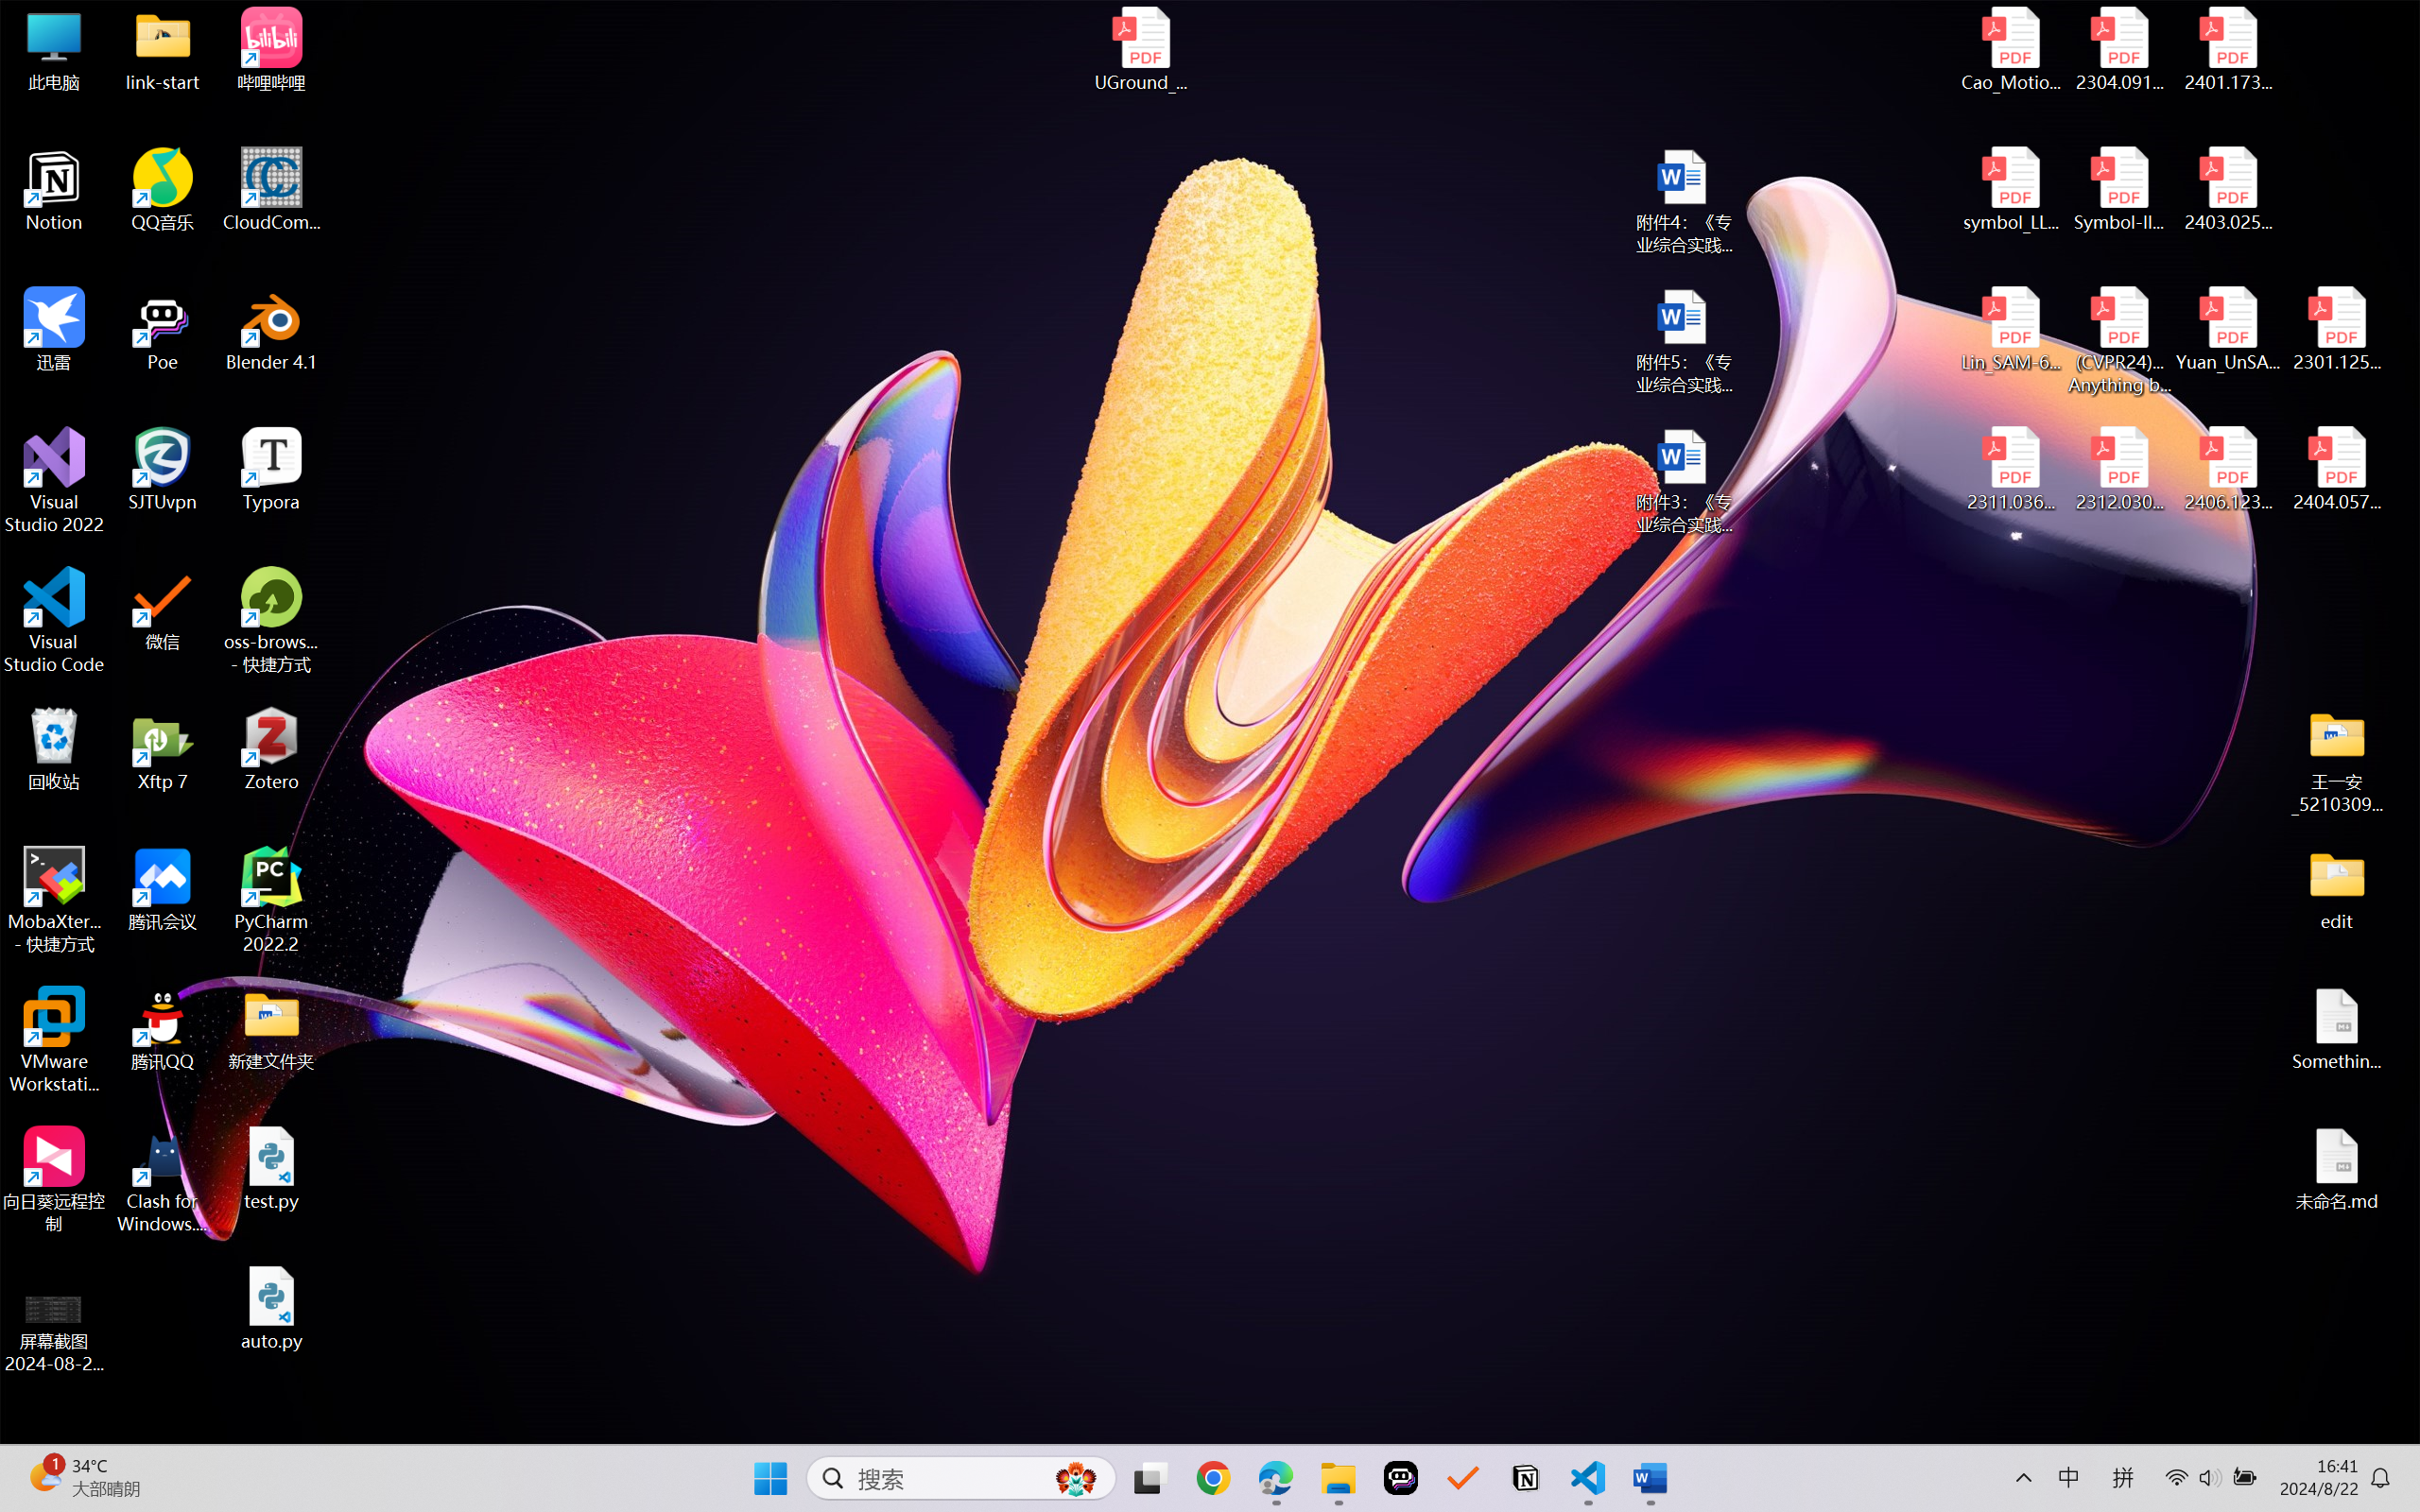 Image resolution: width=2420 pixels, height=1512 pixels. Describe the element at coordinates (53, 619) in the screenshot. I see `'Visual Studio Code'` at that location.